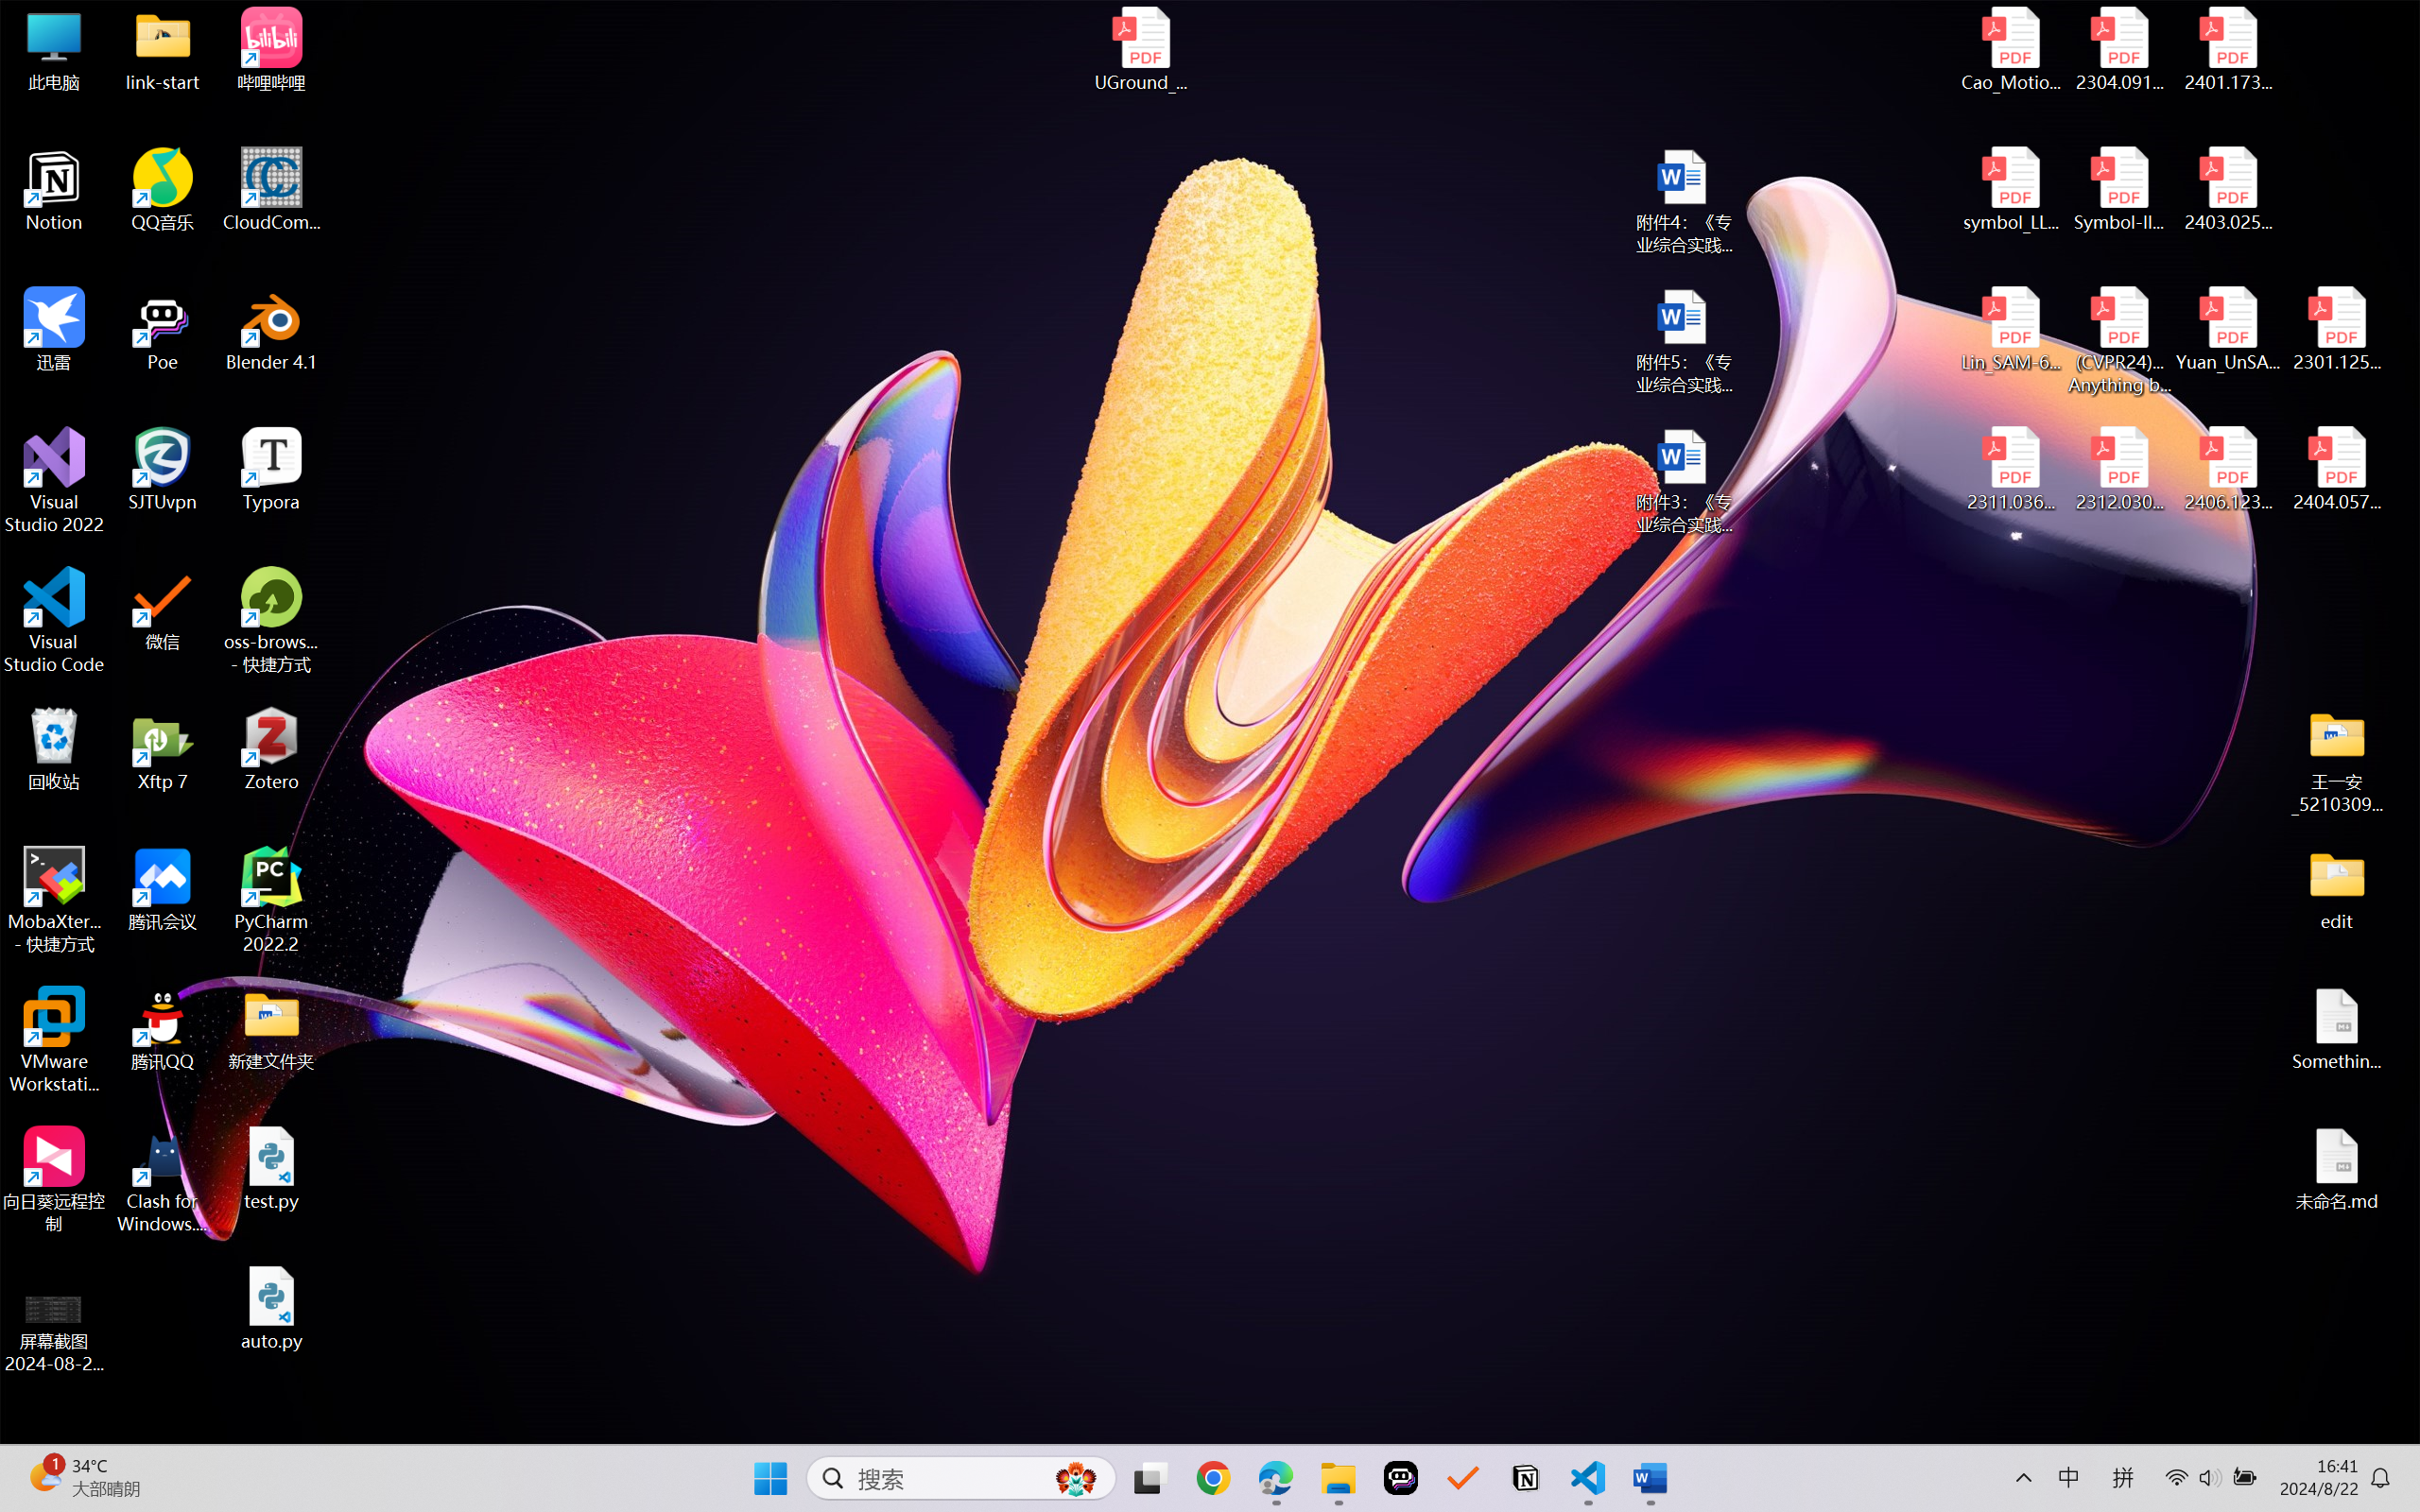 Image resolution: width=2420 pixels, height=1512 pixels. Describe the element at coordinates (53, 619) in the screenshot. I see `'Visual Studio Code'` at that location.